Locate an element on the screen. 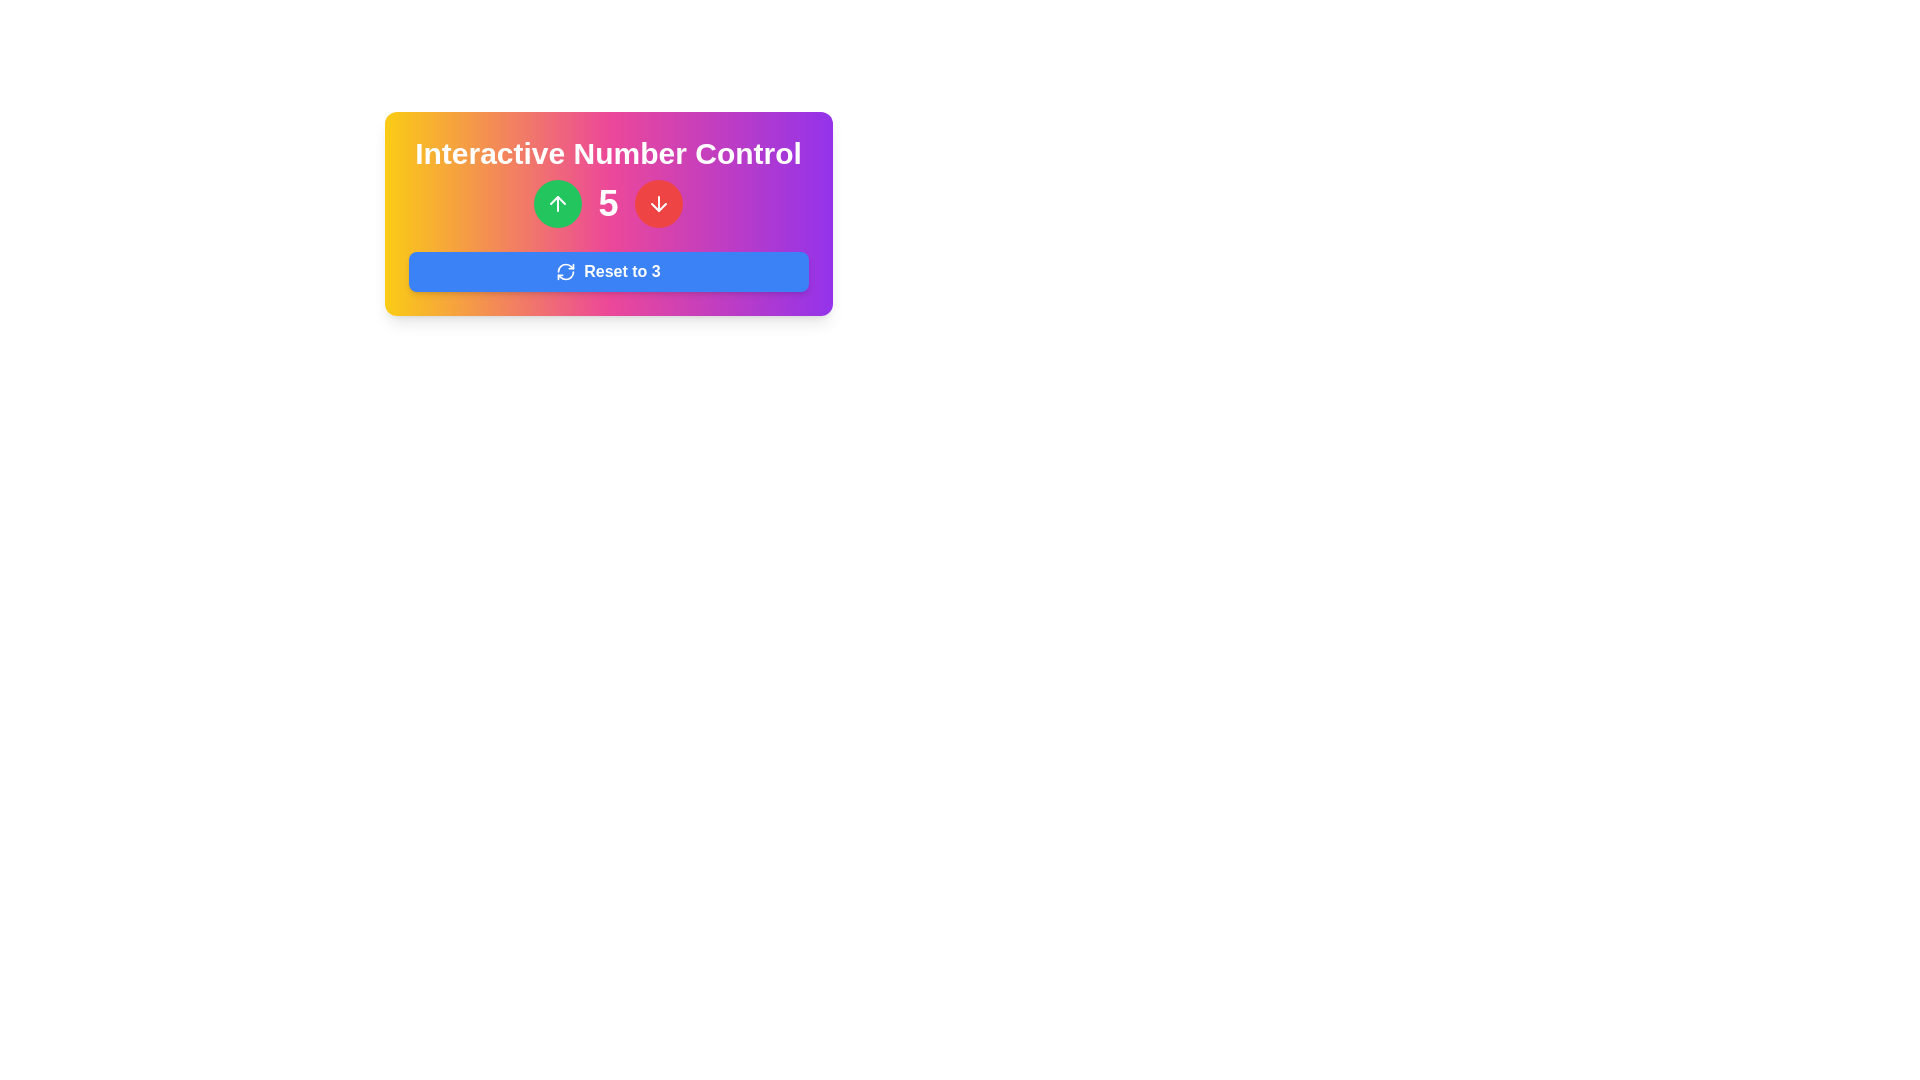  displayed value of the static text label 'Reset to 3' centered in a blue rectangular button is located at coordinates (621, 272).